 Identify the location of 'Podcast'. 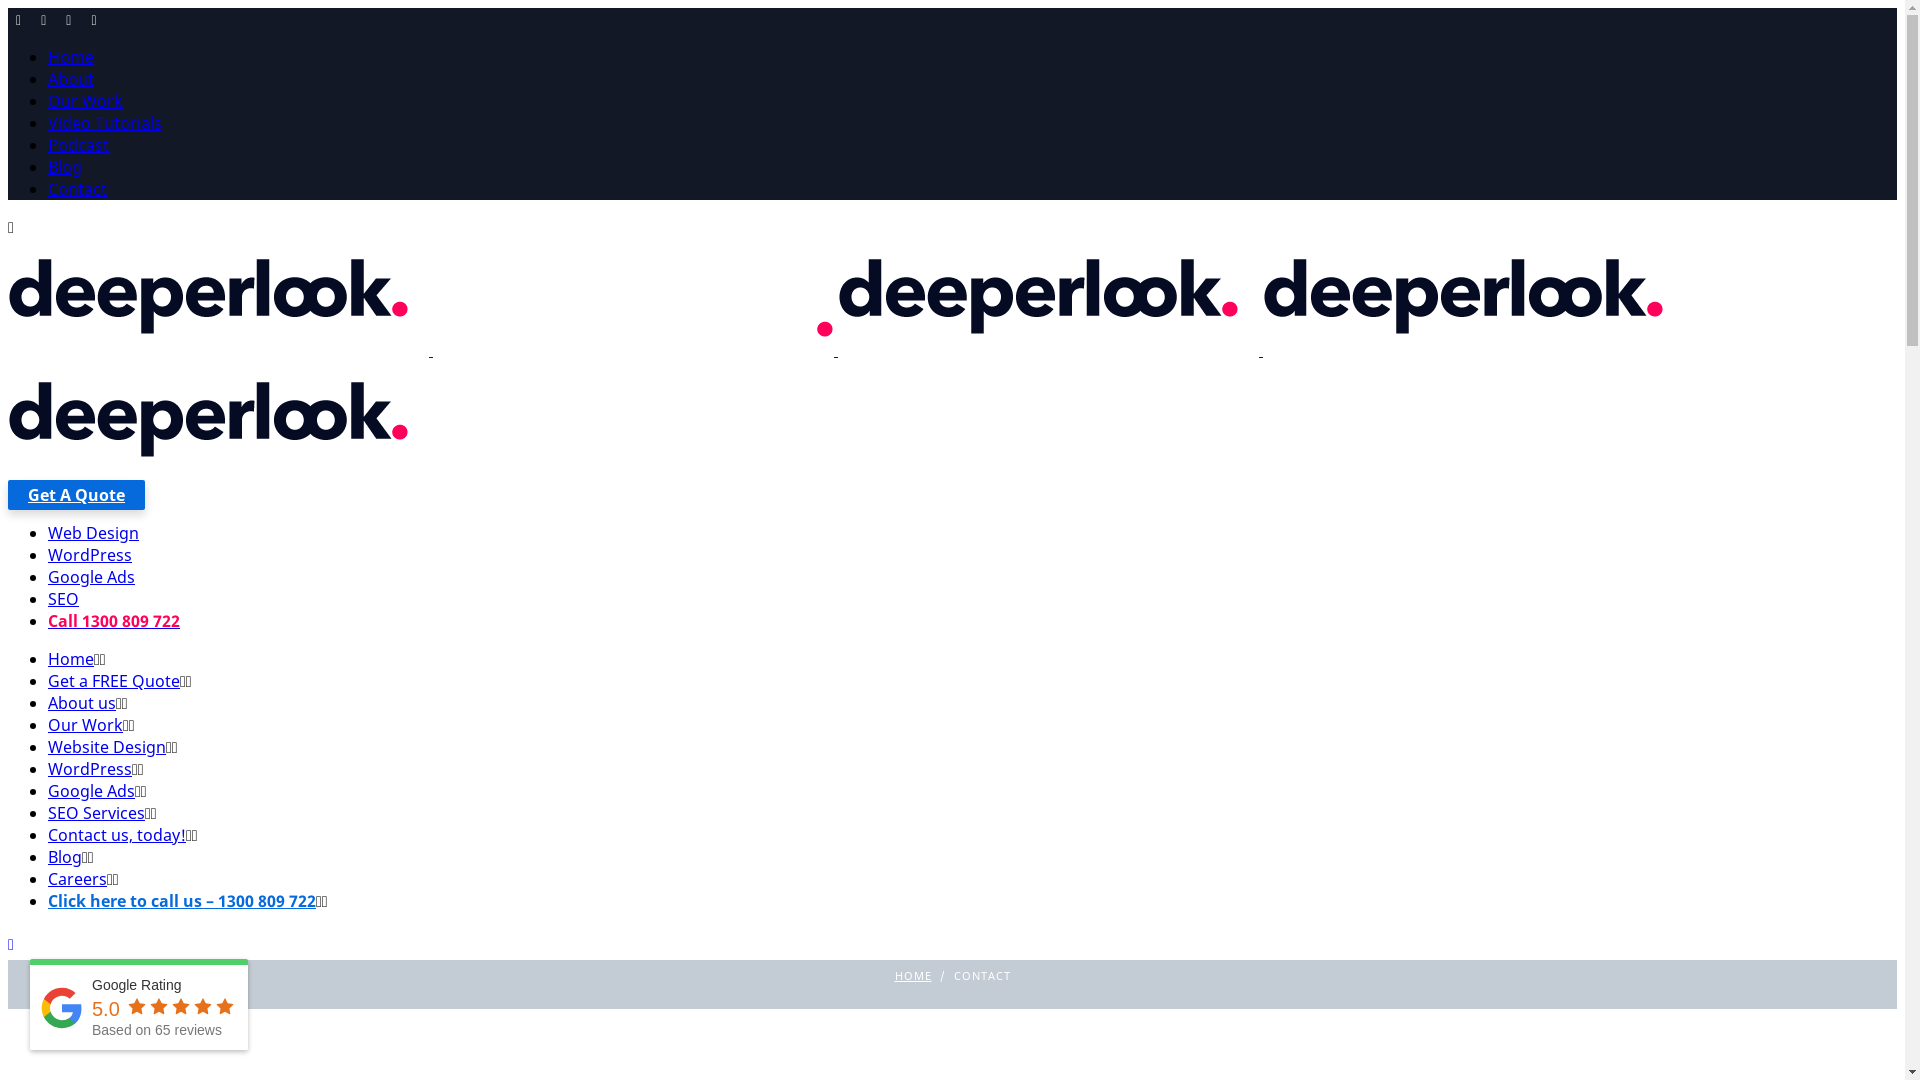
(48, 144).